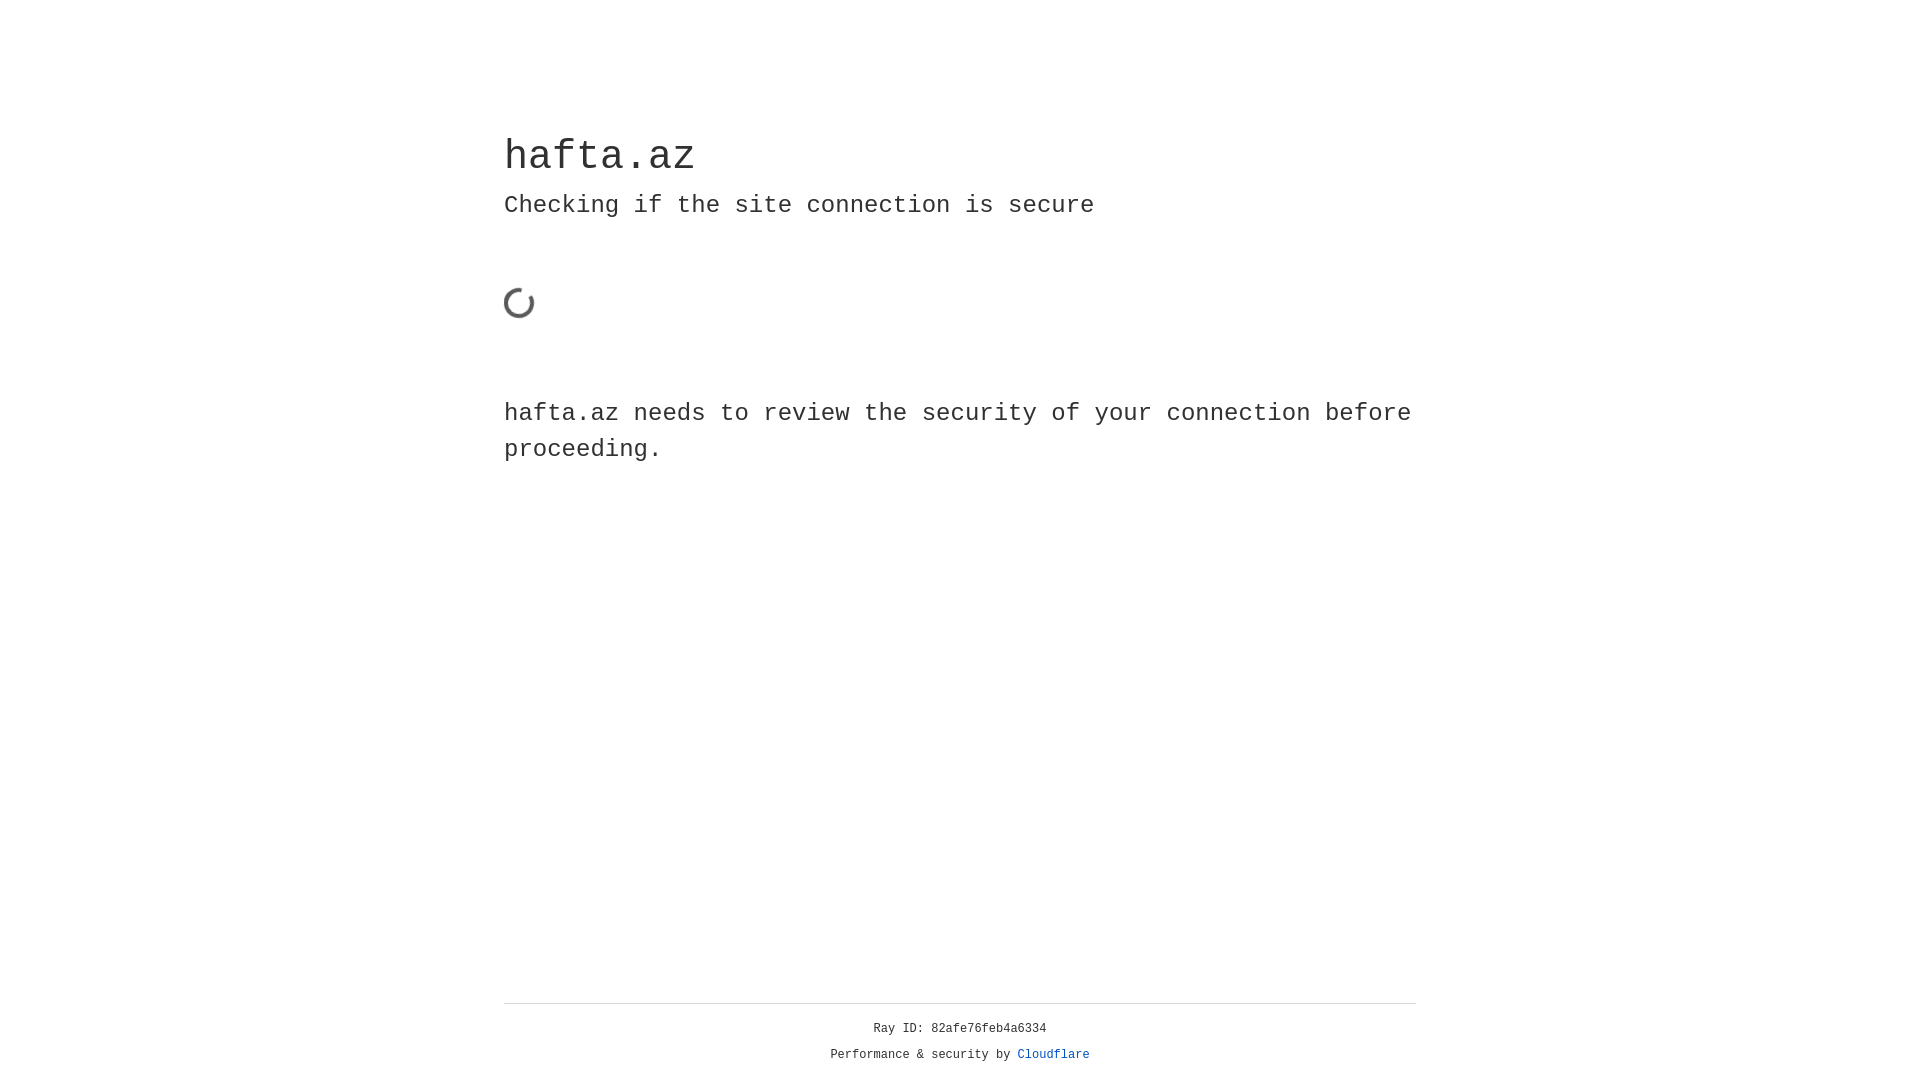 This screenshot has height=1080, width=1920. I want to click on 'Cloudflare', so click(1017, 1054).